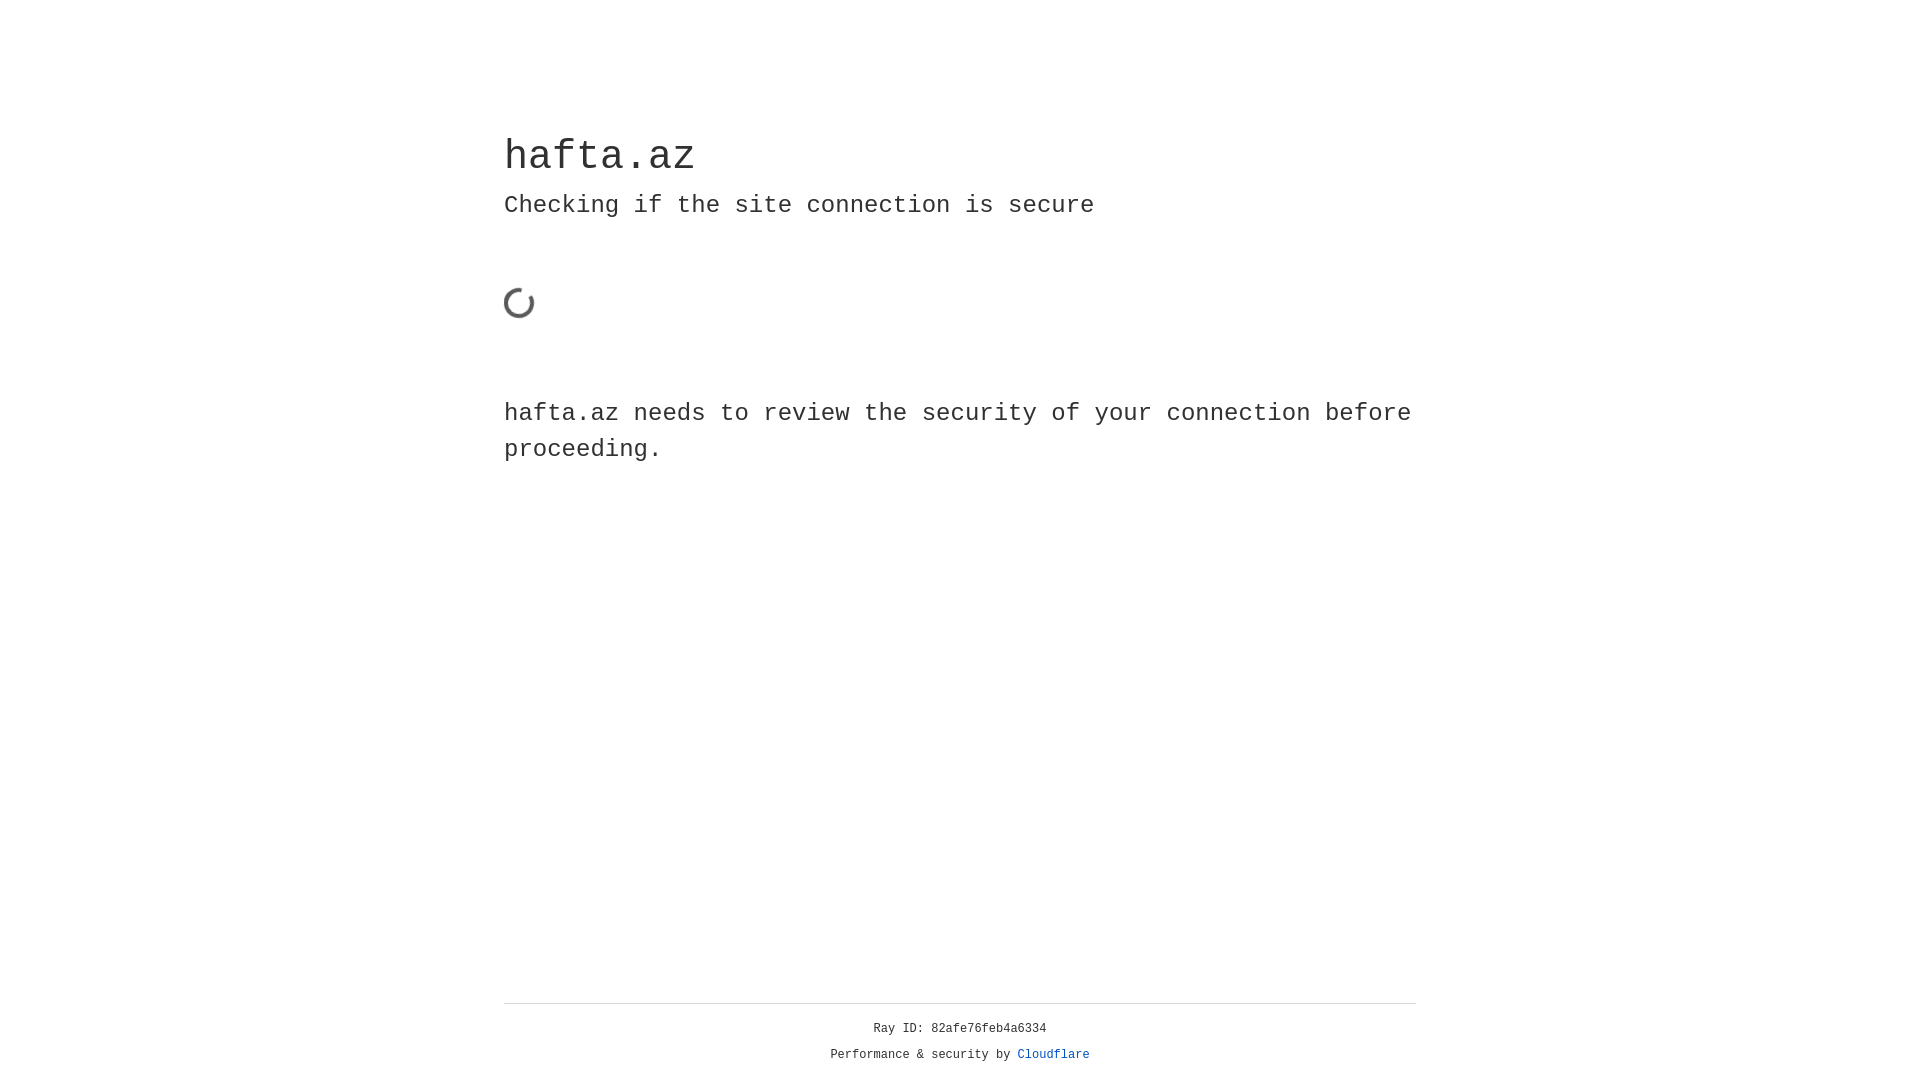 This screenshot has height=1080, width=1920. I want to click on 'Cloudflare', so click(1017, 1054).